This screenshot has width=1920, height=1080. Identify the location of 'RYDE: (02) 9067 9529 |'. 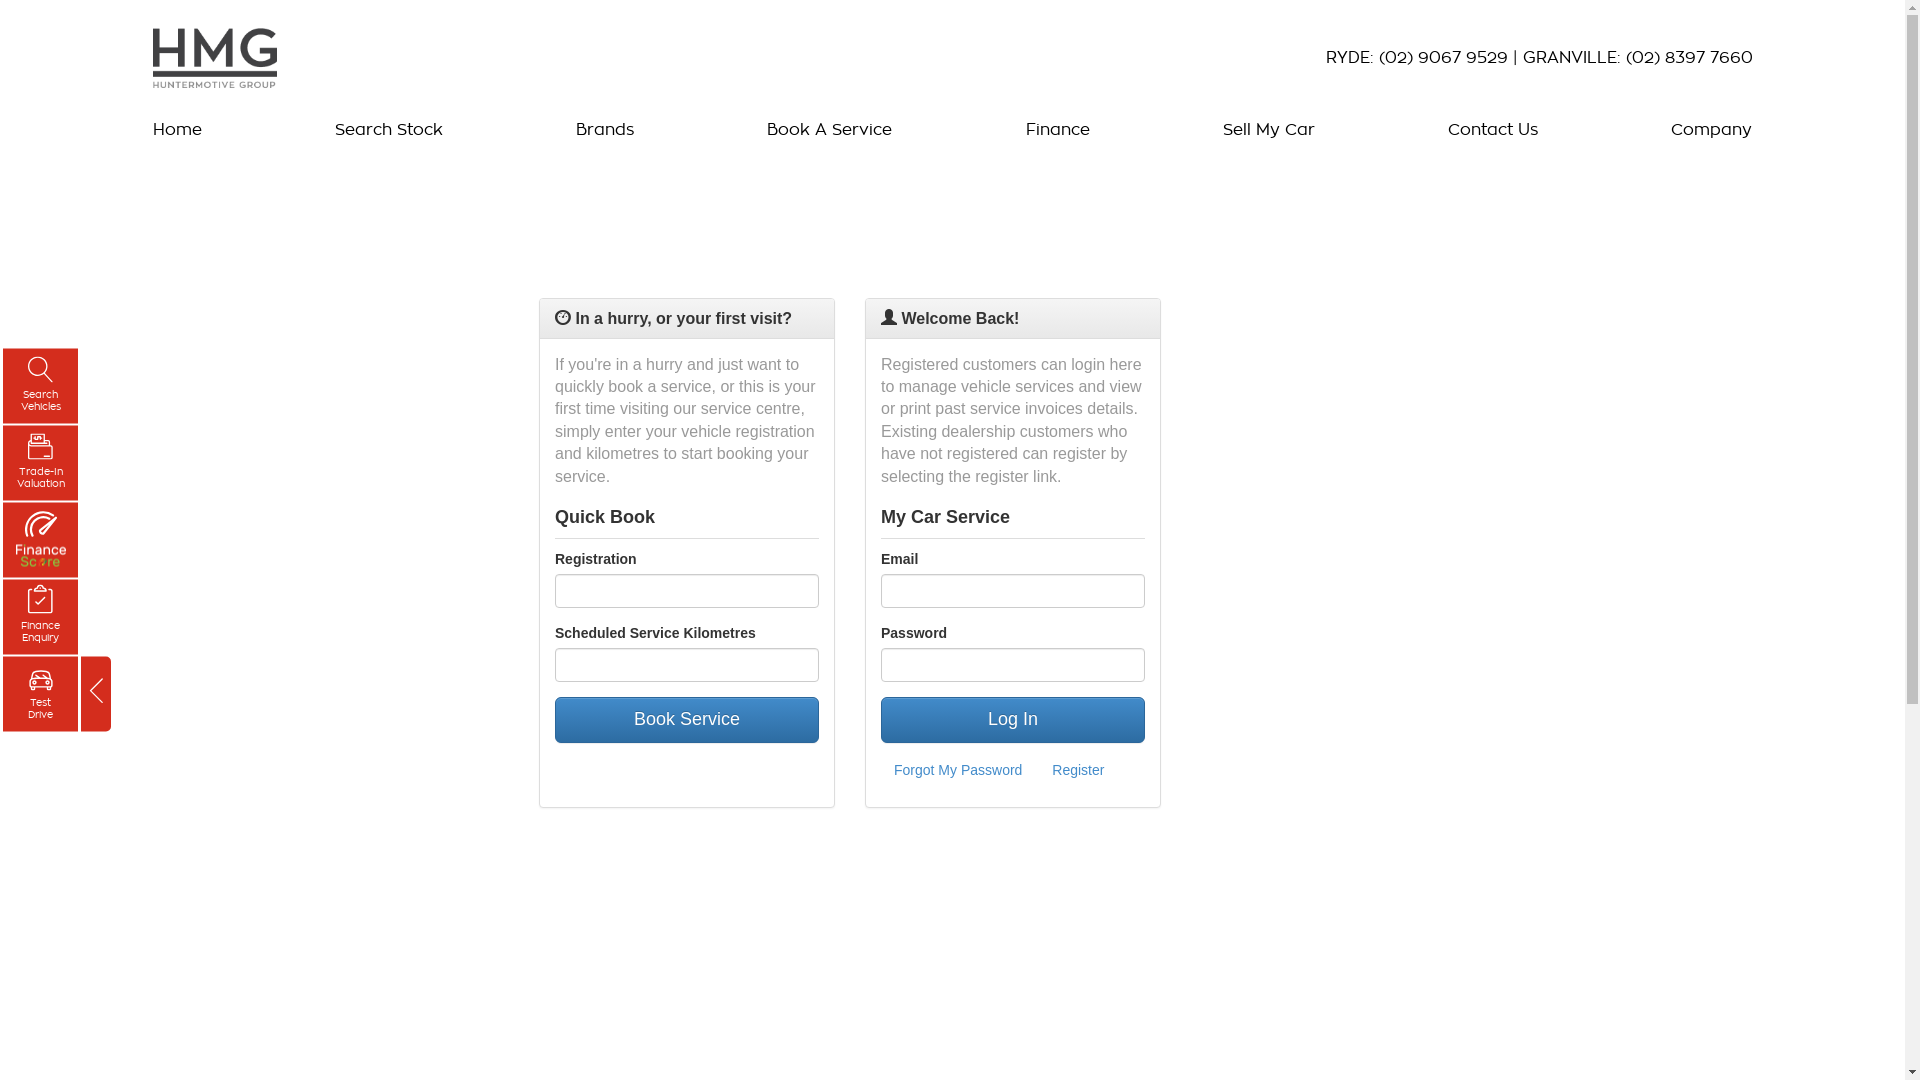
(1325, 56).